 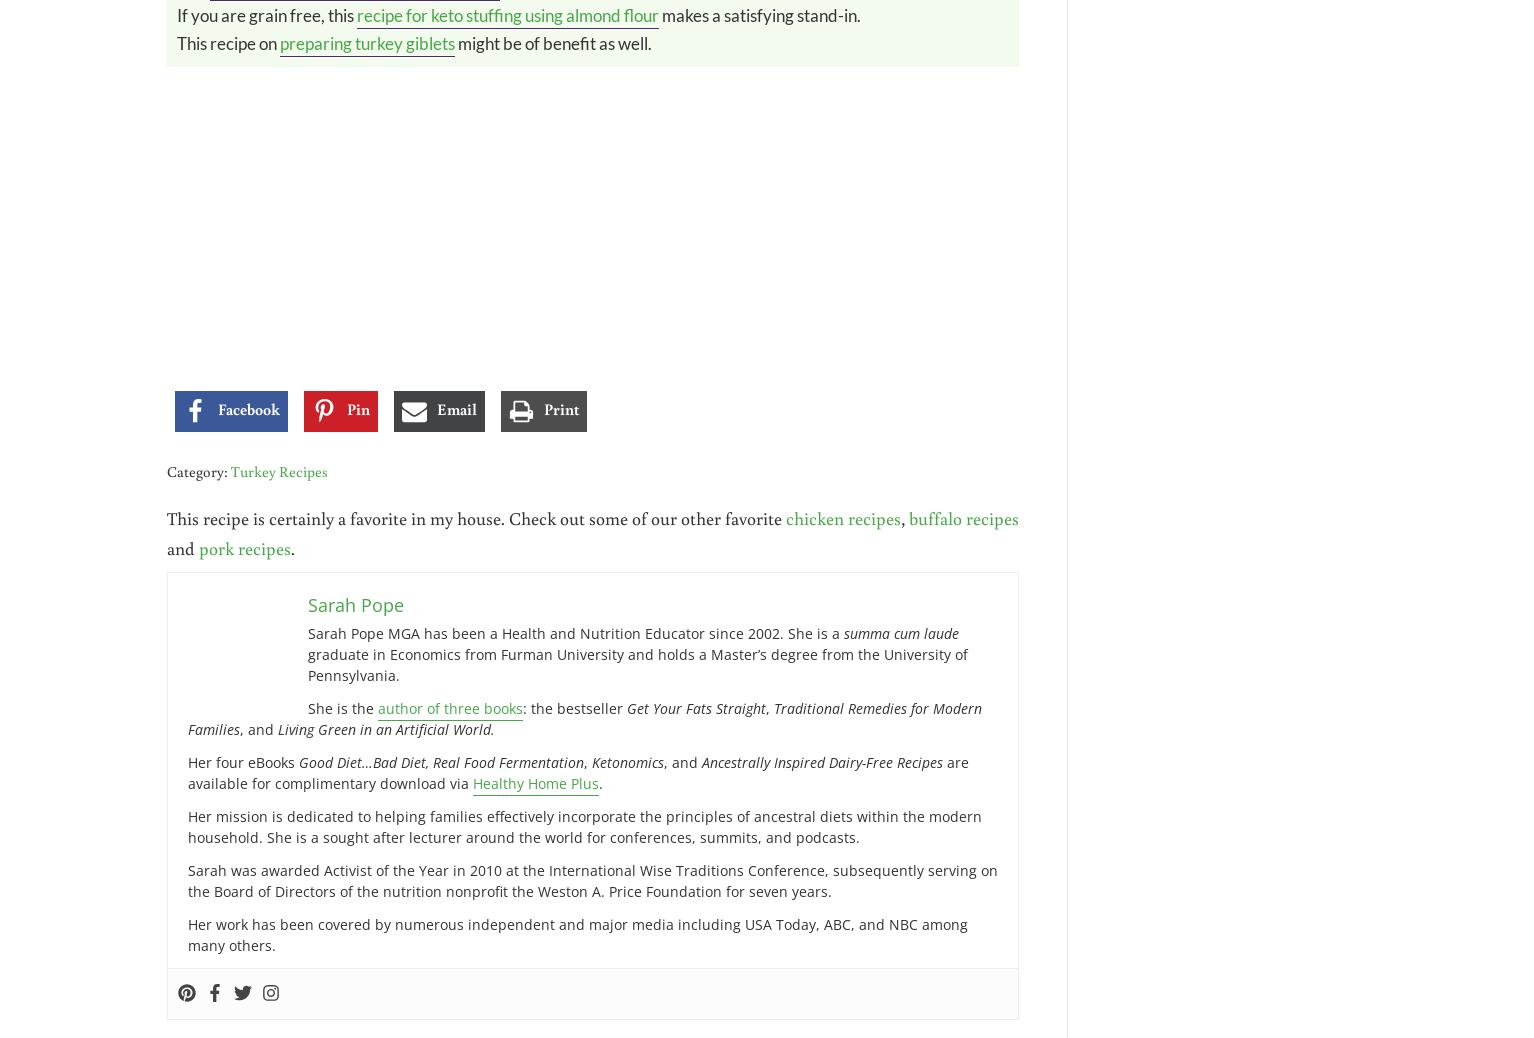 I want to click on 'are available for complimentary download via', so click(x=578, y=770).